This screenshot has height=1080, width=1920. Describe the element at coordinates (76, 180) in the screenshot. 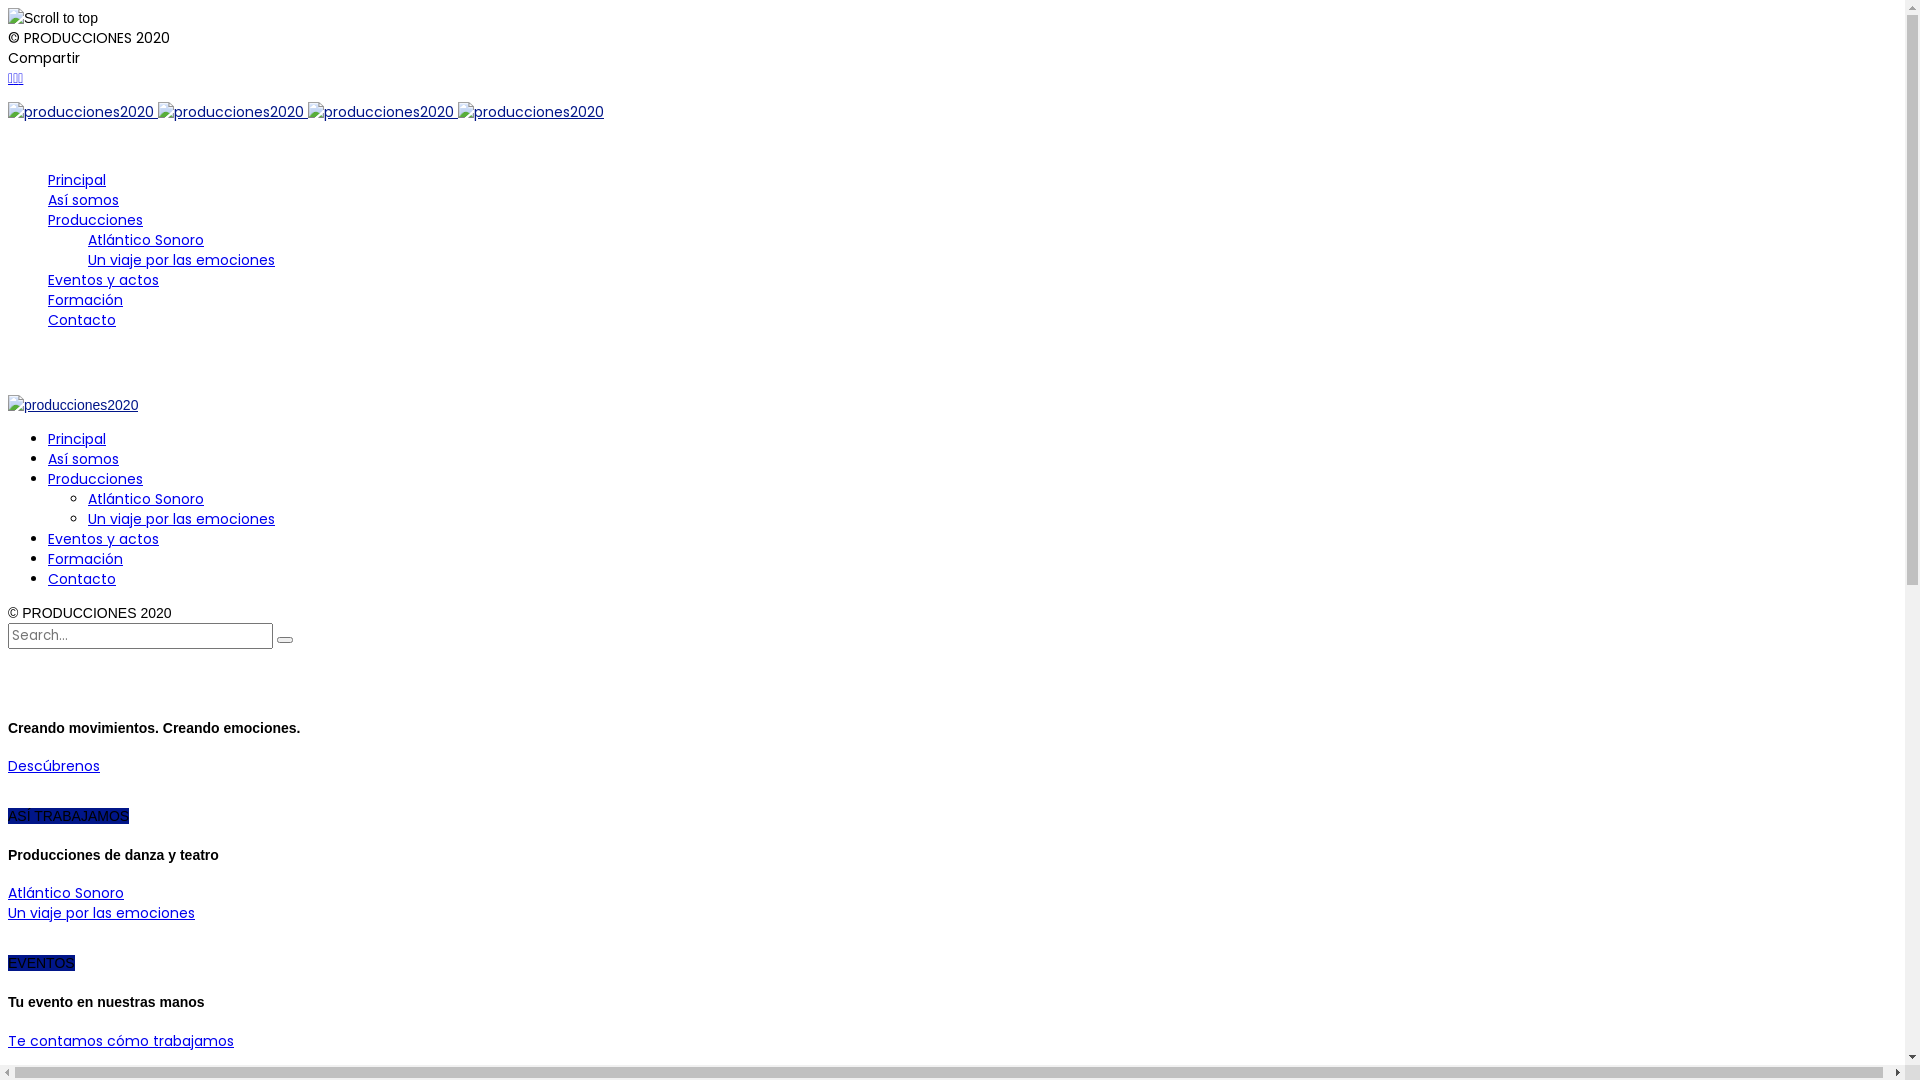

I see `'Principal'` at that location.